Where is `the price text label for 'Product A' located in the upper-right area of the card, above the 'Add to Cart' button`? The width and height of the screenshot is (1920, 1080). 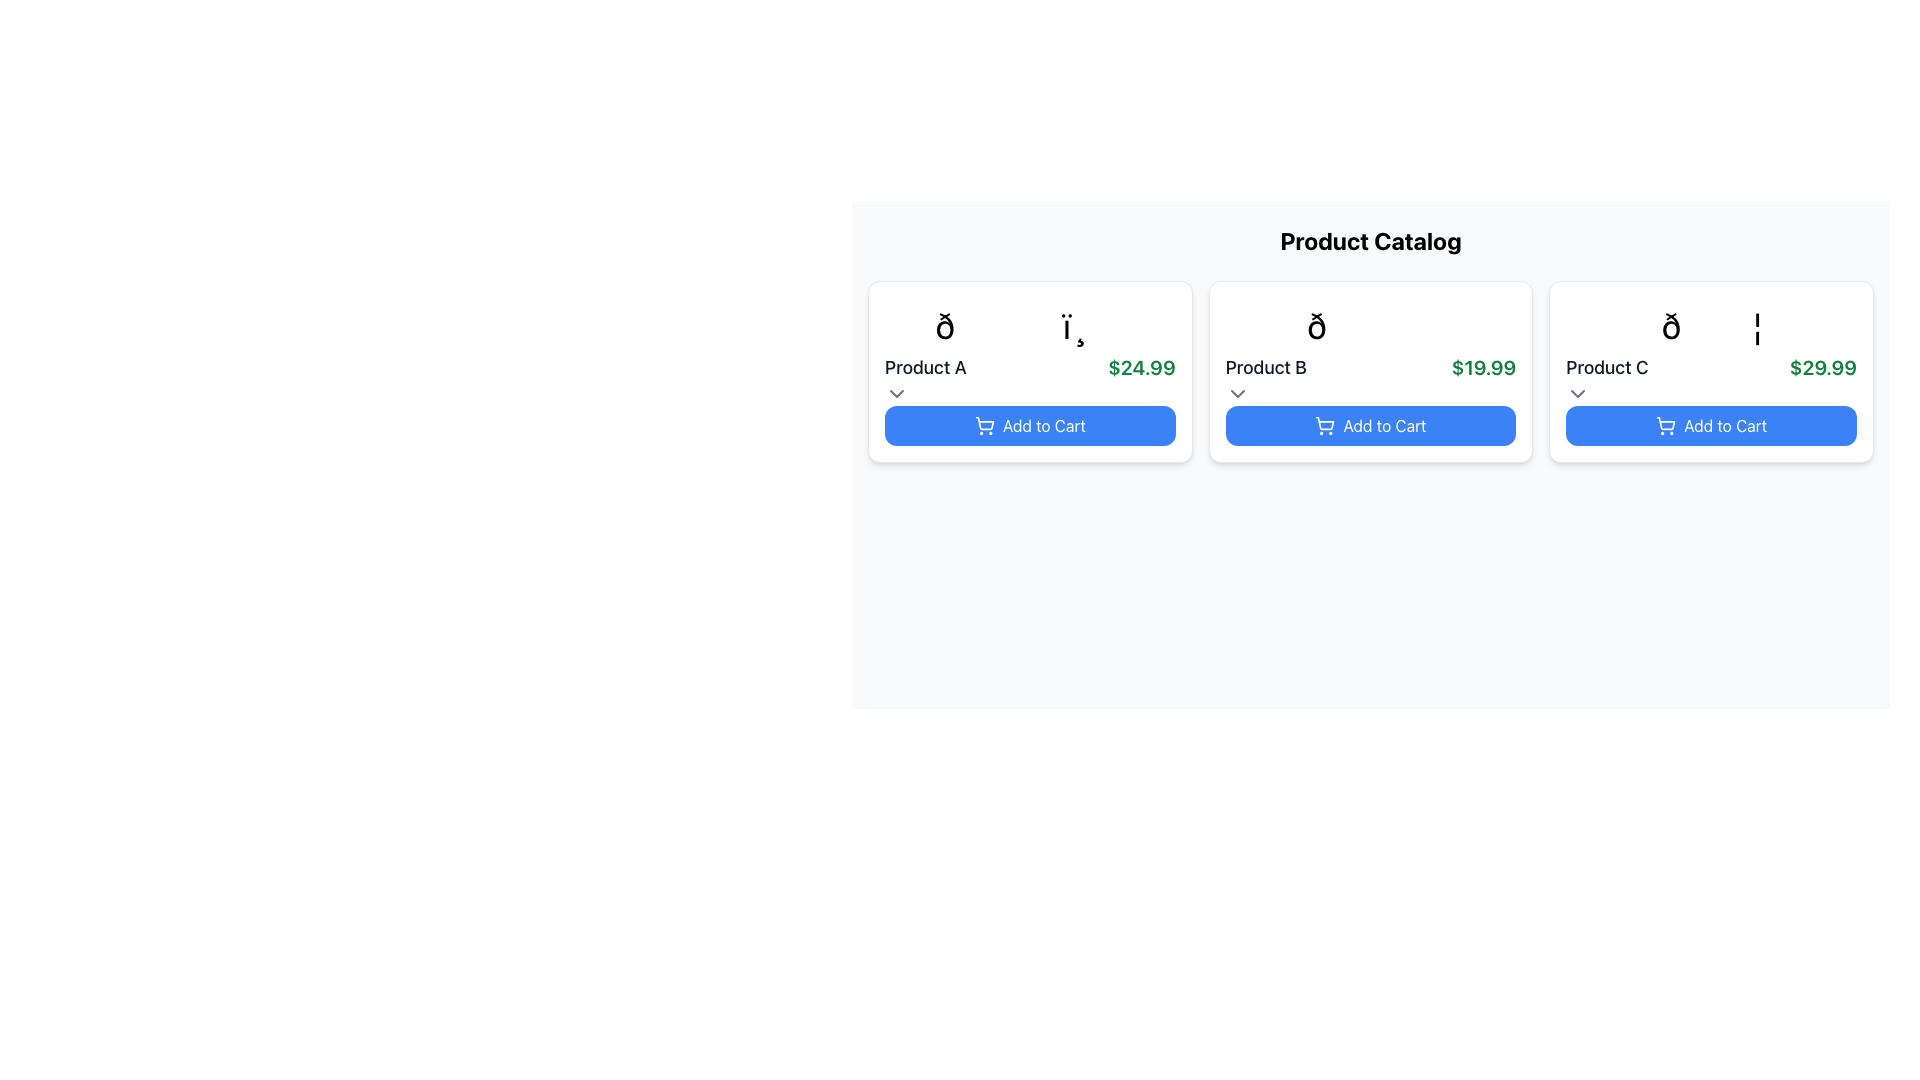
the price text label for 'Product A' located in the upper-right area of the card, above the 'Add to Cart' button is located at coordinates (1142, 367).